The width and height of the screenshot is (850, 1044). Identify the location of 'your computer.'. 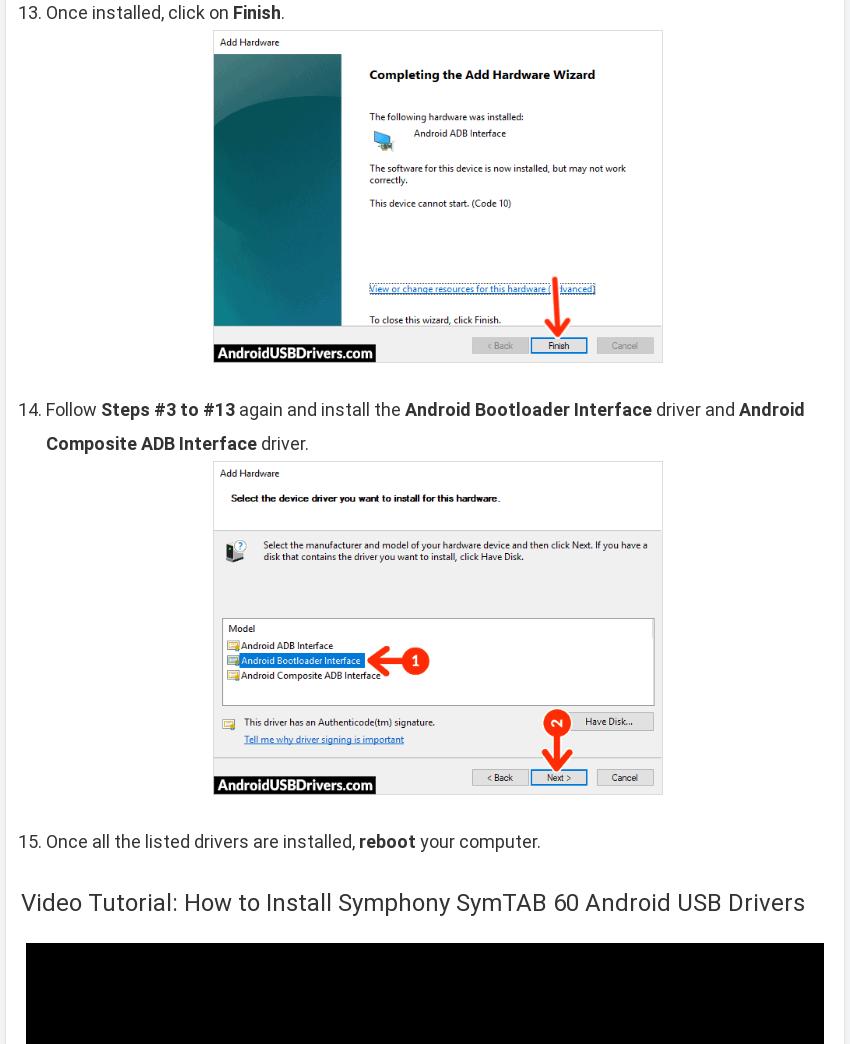
(415, 839).